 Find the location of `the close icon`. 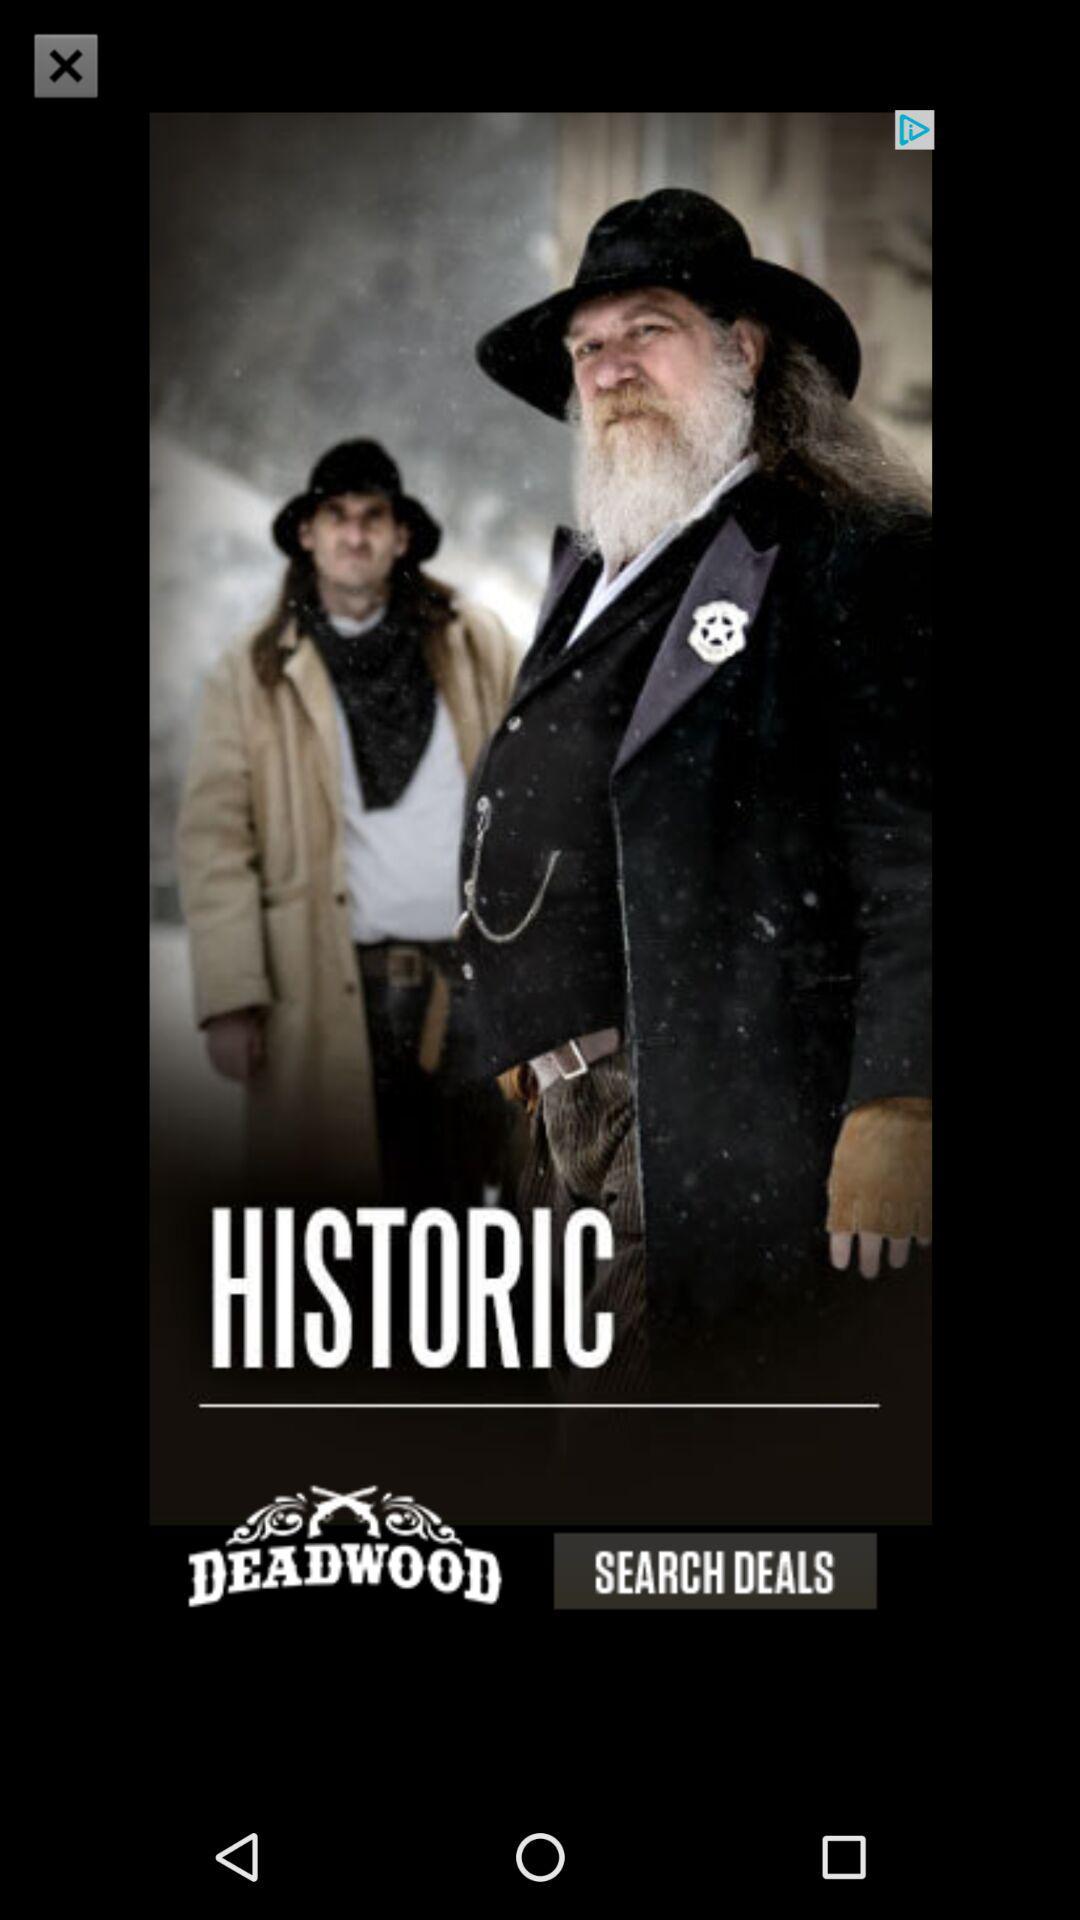

the close icon is located at coordinates (64, 70).